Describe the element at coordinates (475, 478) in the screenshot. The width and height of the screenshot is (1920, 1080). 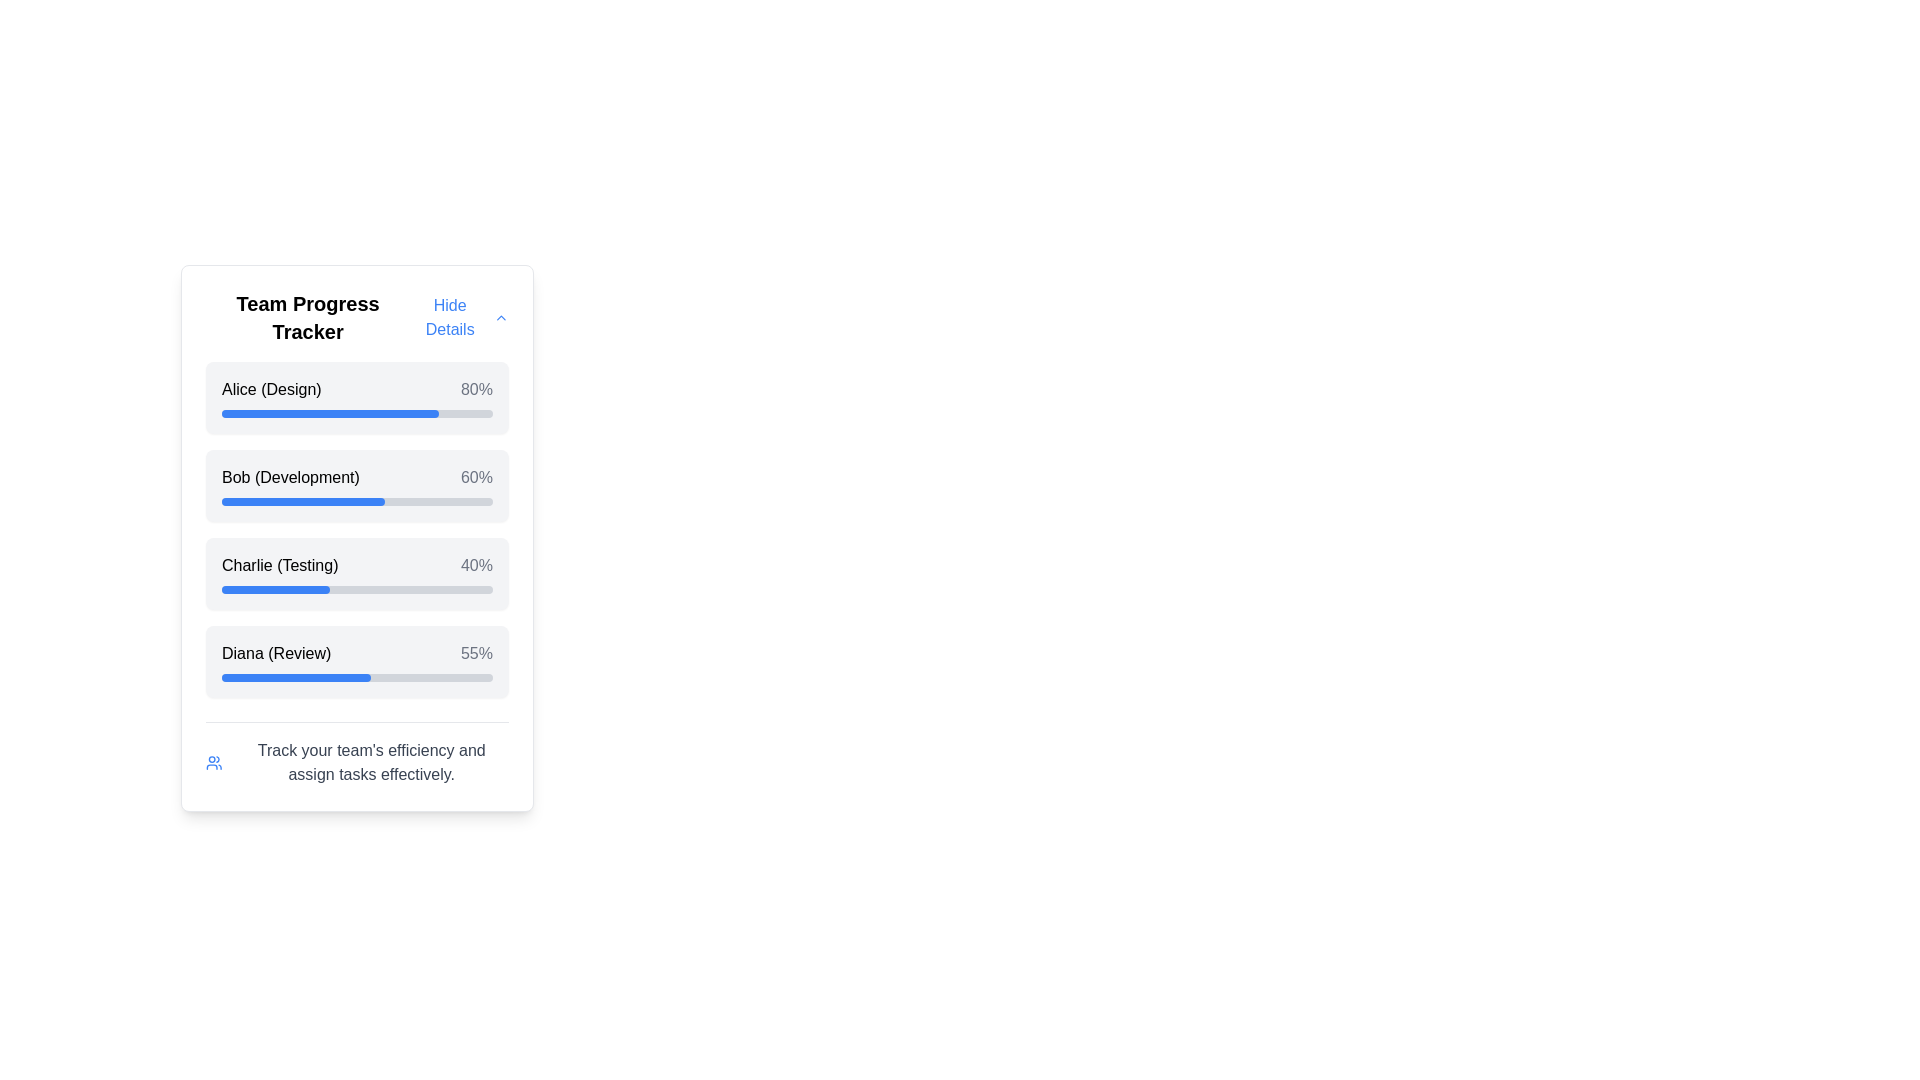
I see `the static text label displaying the progress percentage for 'Bob (Development)', which is non-interactive and located on the right side of the corresponding progress bar` at that location.